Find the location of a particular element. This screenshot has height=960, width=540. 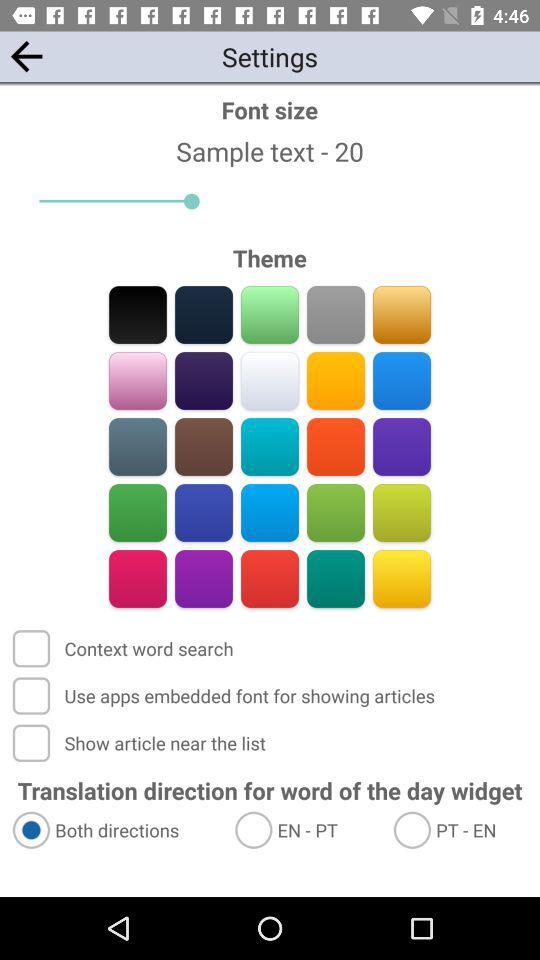

theme color is located at coordinates (137, 446).